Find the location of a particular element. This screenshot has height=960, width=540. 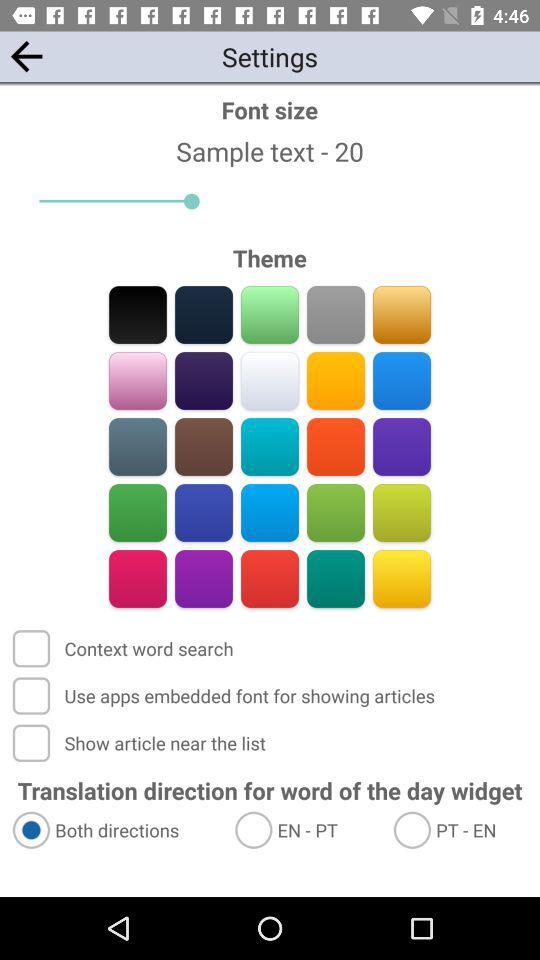

theme color is located at coordinates (137, 446).